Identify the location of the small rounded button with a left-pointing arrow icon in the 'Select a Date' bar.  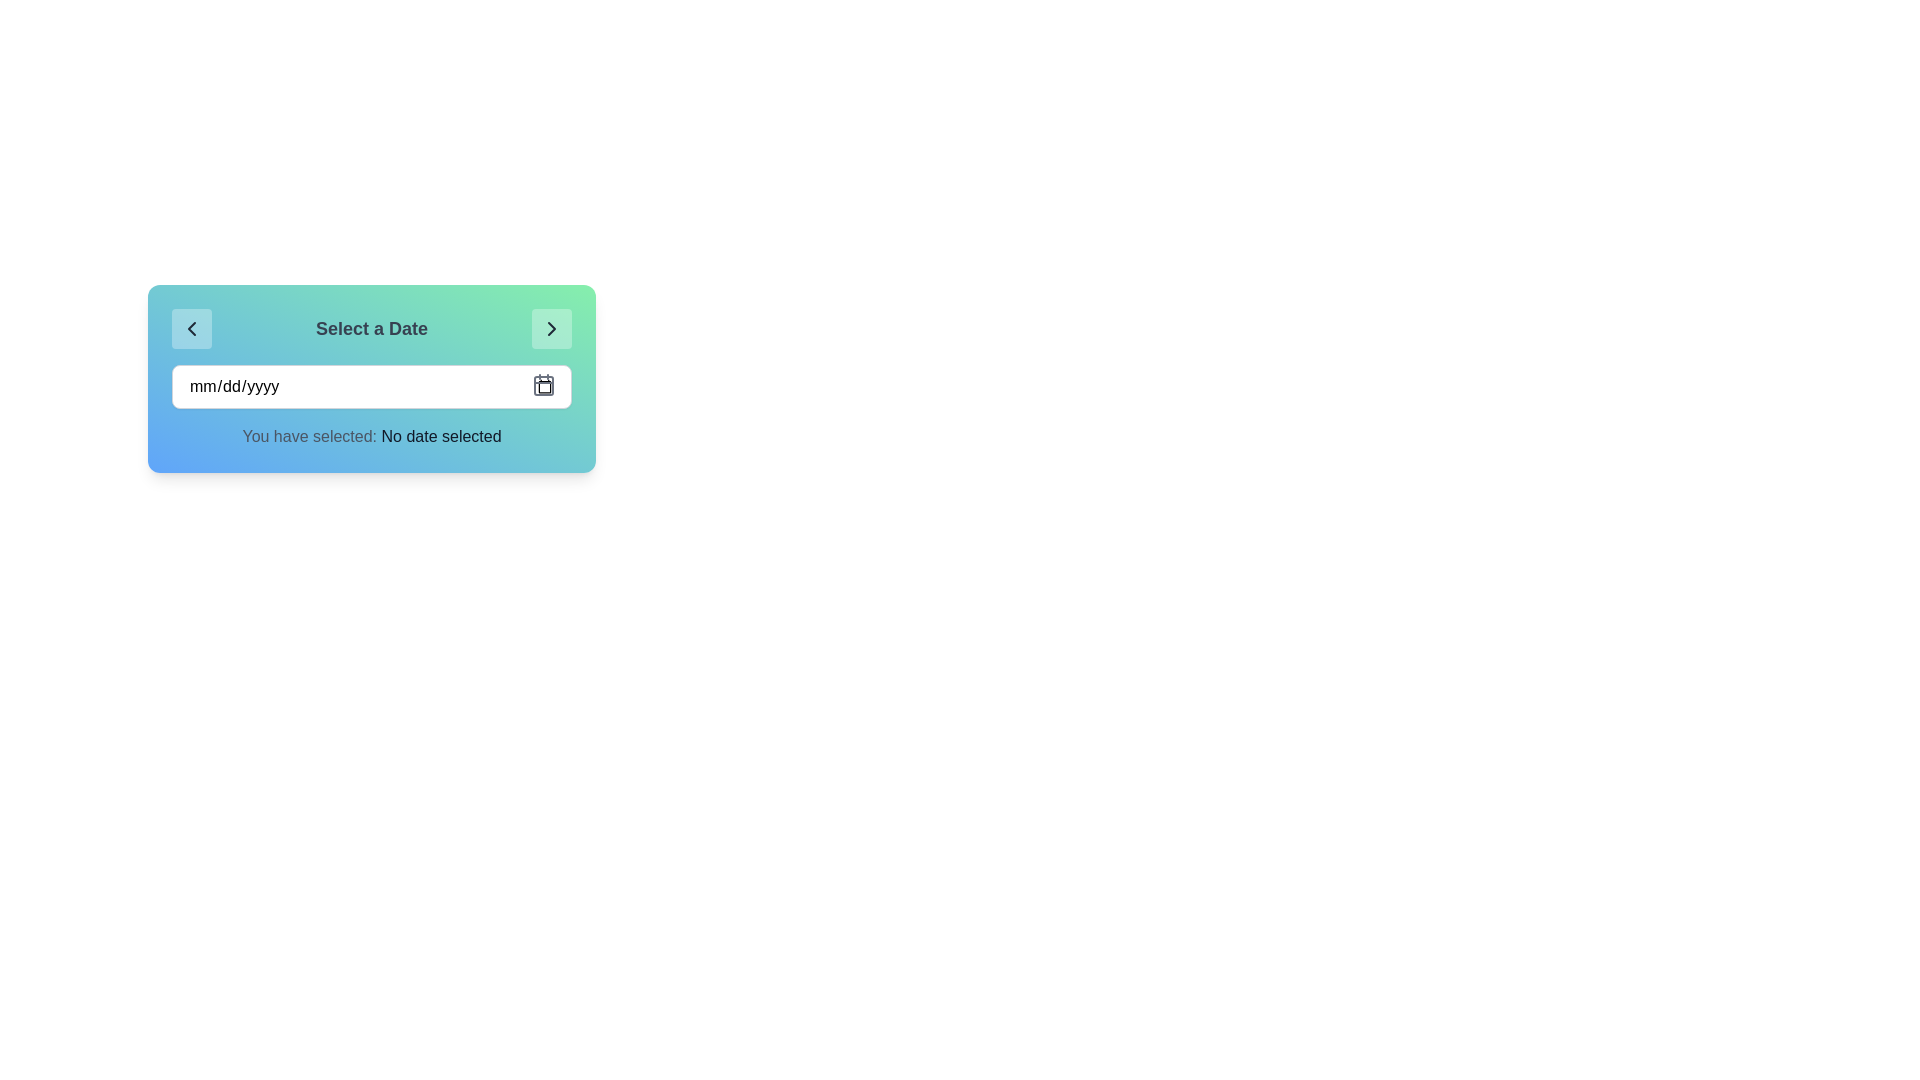
(192, 327).